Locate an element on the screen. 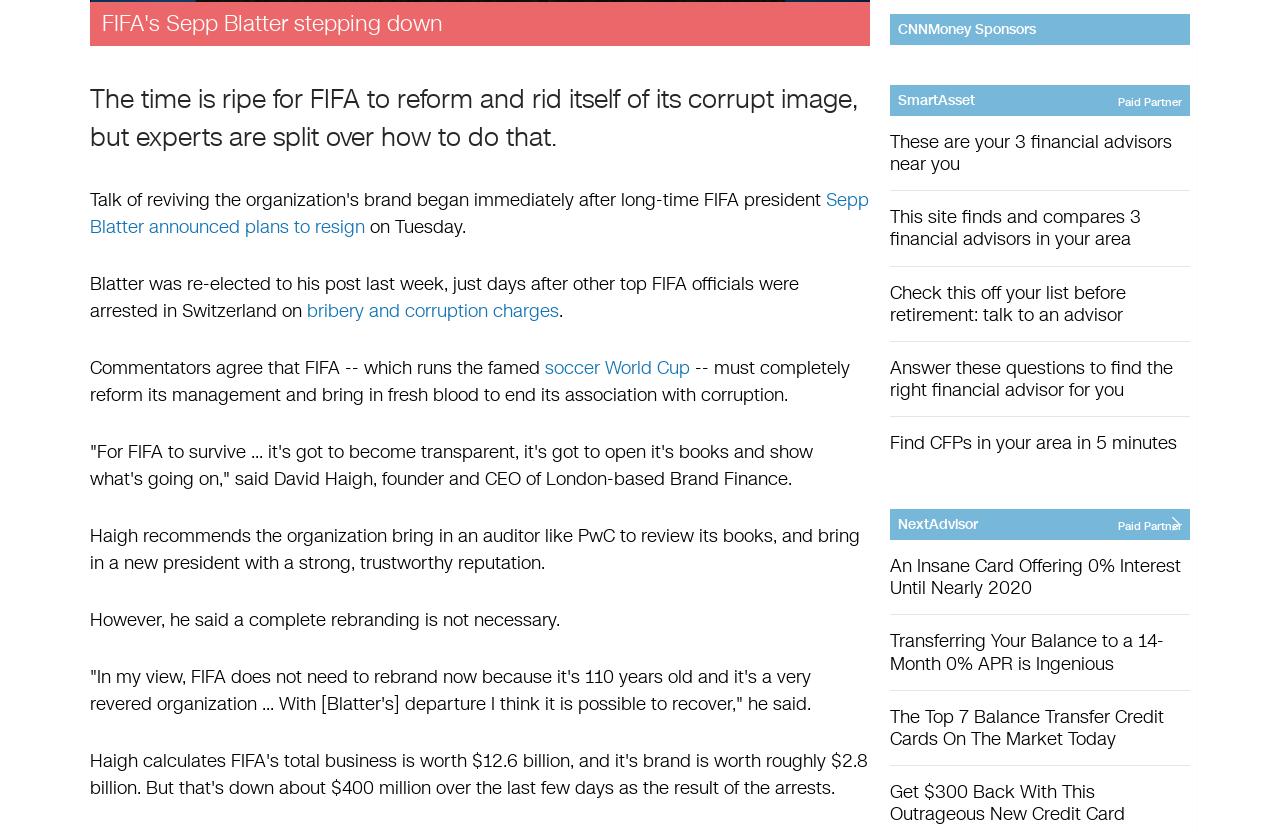  'NextAdvisor' is located at coordinates (936, 524).